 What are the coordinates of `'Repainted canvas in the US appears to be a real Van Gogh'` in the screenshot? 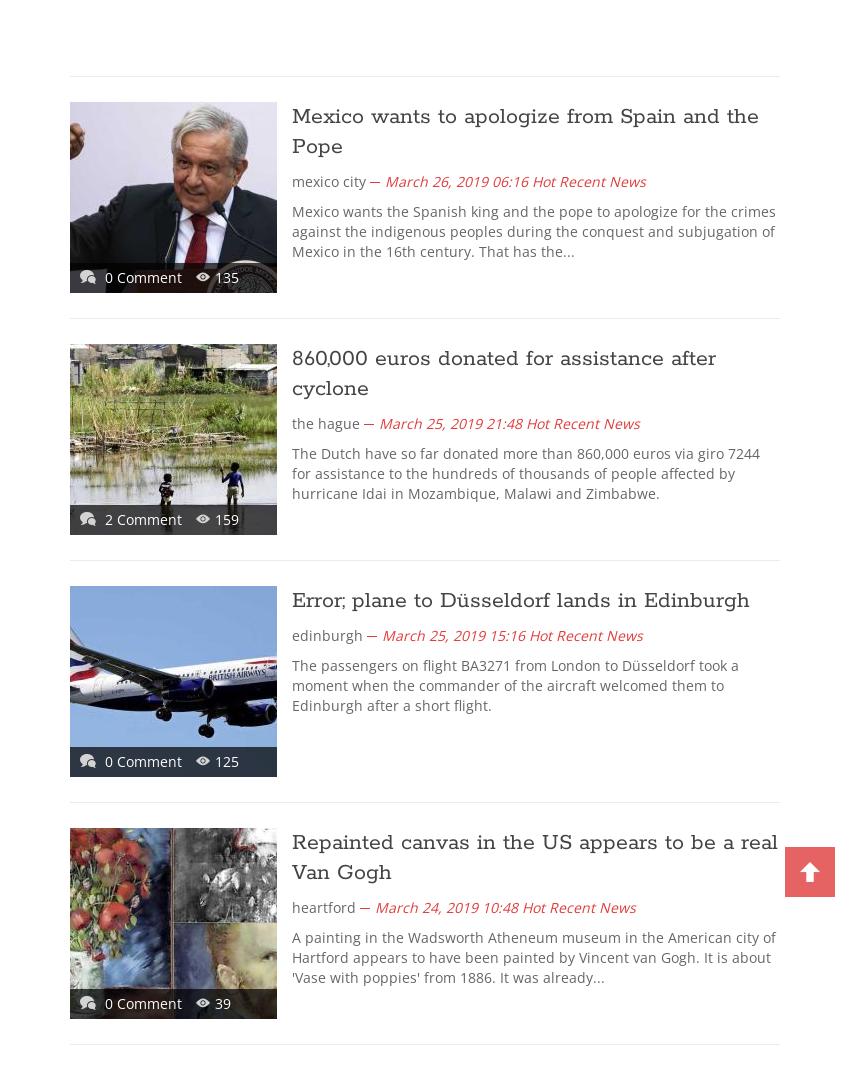 It's located at (533, 856).